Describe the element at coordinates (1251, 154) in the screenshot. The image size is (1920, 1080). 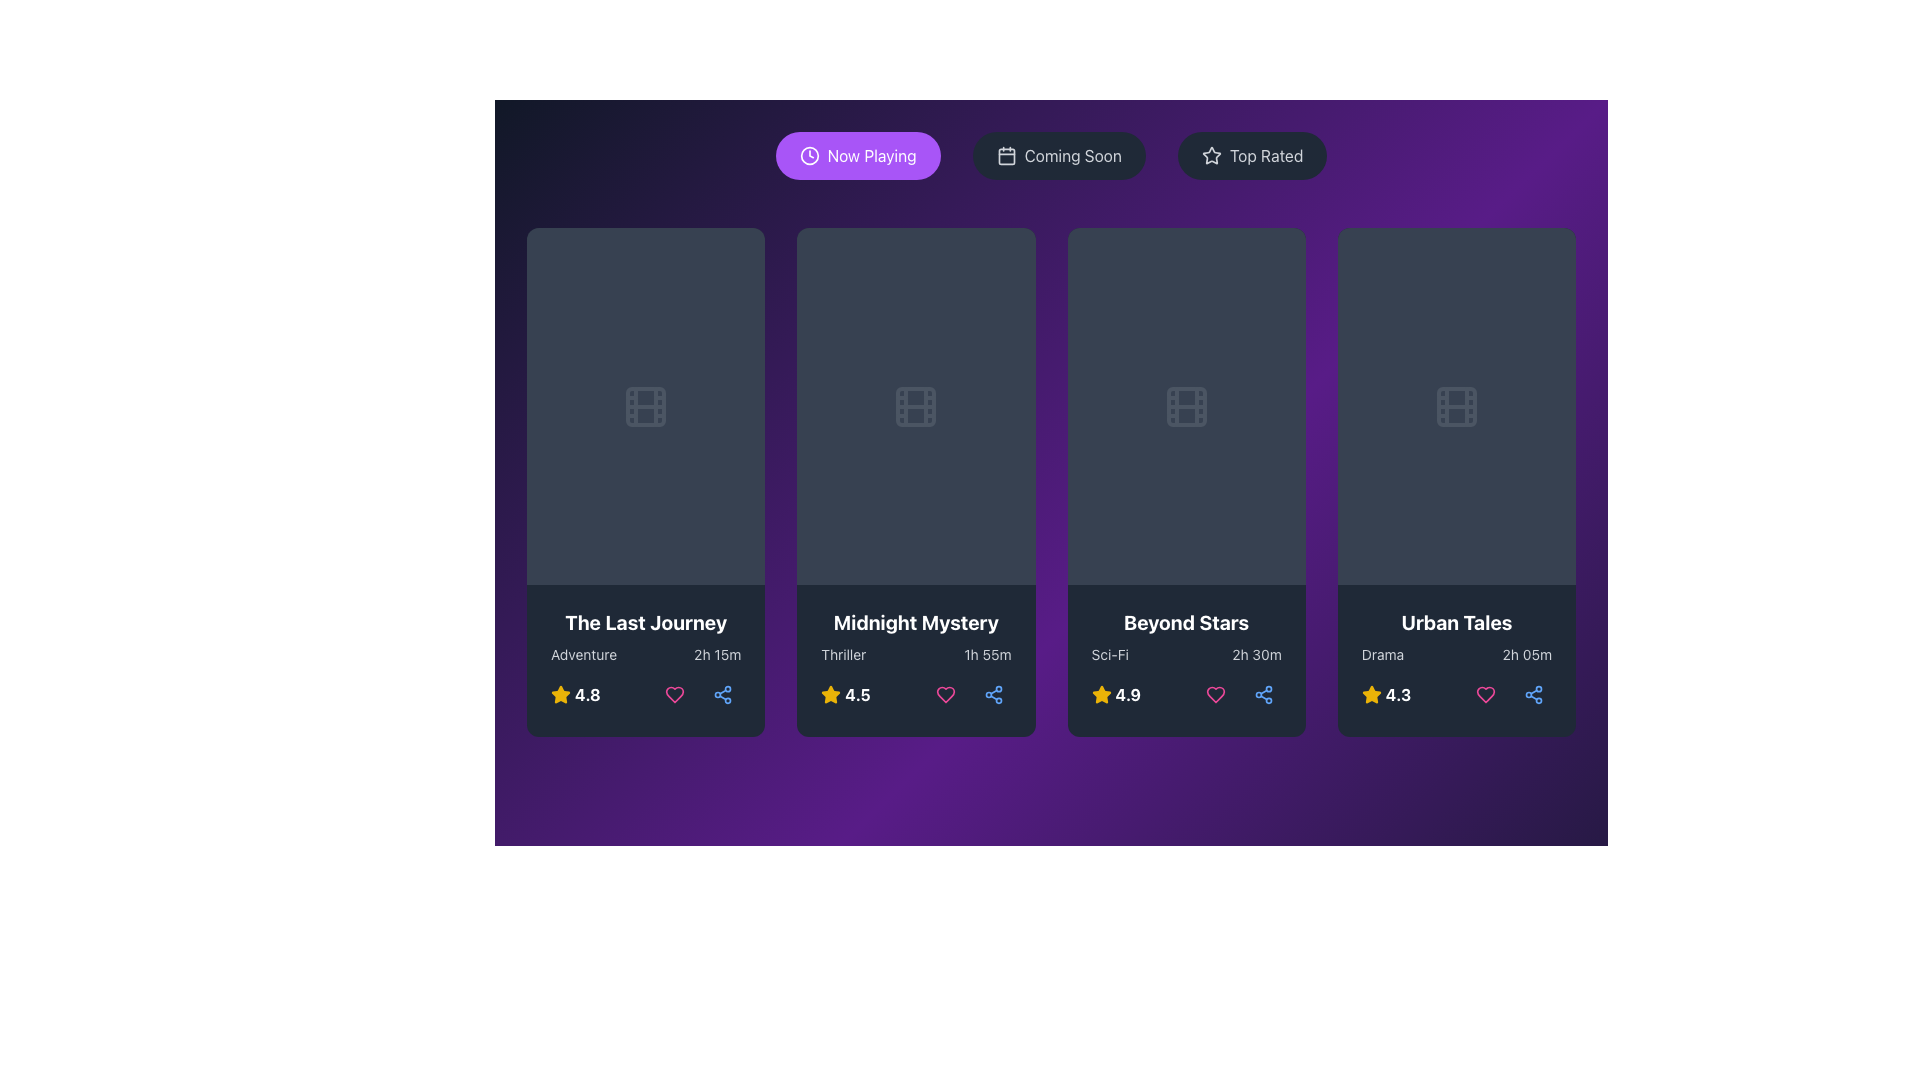
I see `the 'Top Rated' button using tab navigation` at that location.